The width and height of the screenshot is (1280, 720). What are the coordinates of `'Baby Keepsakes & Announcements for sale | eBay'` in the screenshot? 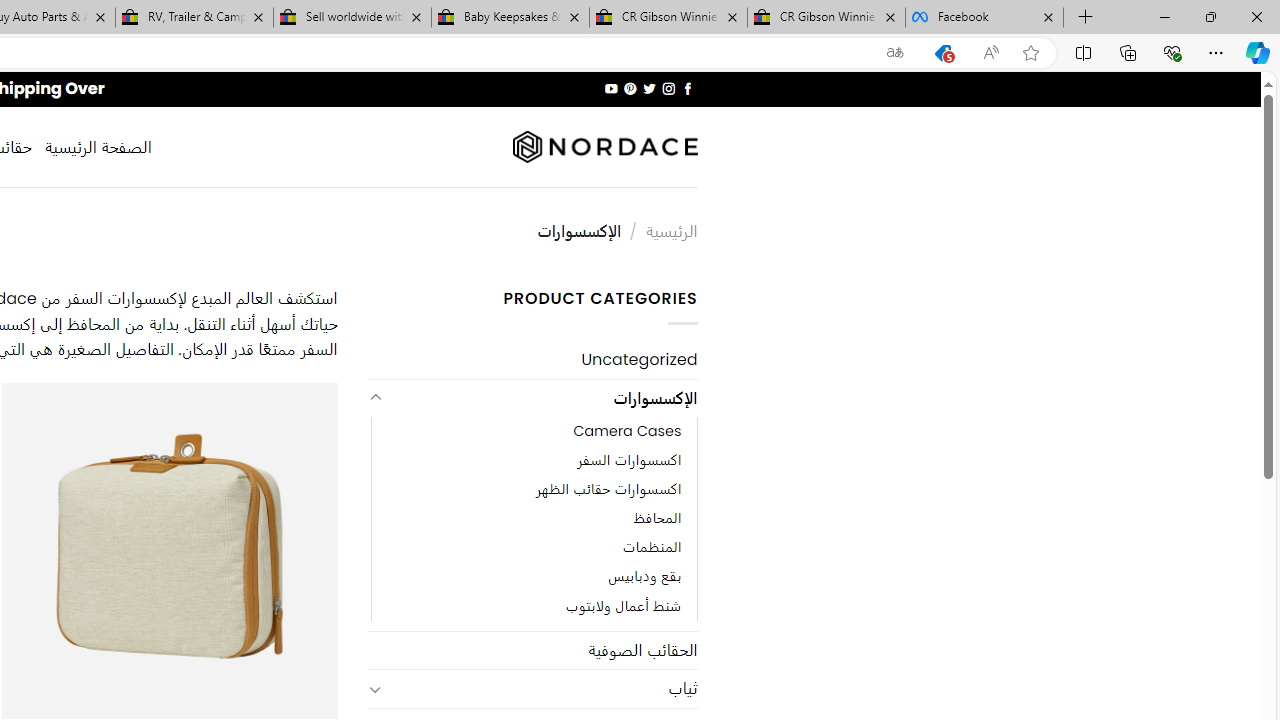 It's located at (510, 17).